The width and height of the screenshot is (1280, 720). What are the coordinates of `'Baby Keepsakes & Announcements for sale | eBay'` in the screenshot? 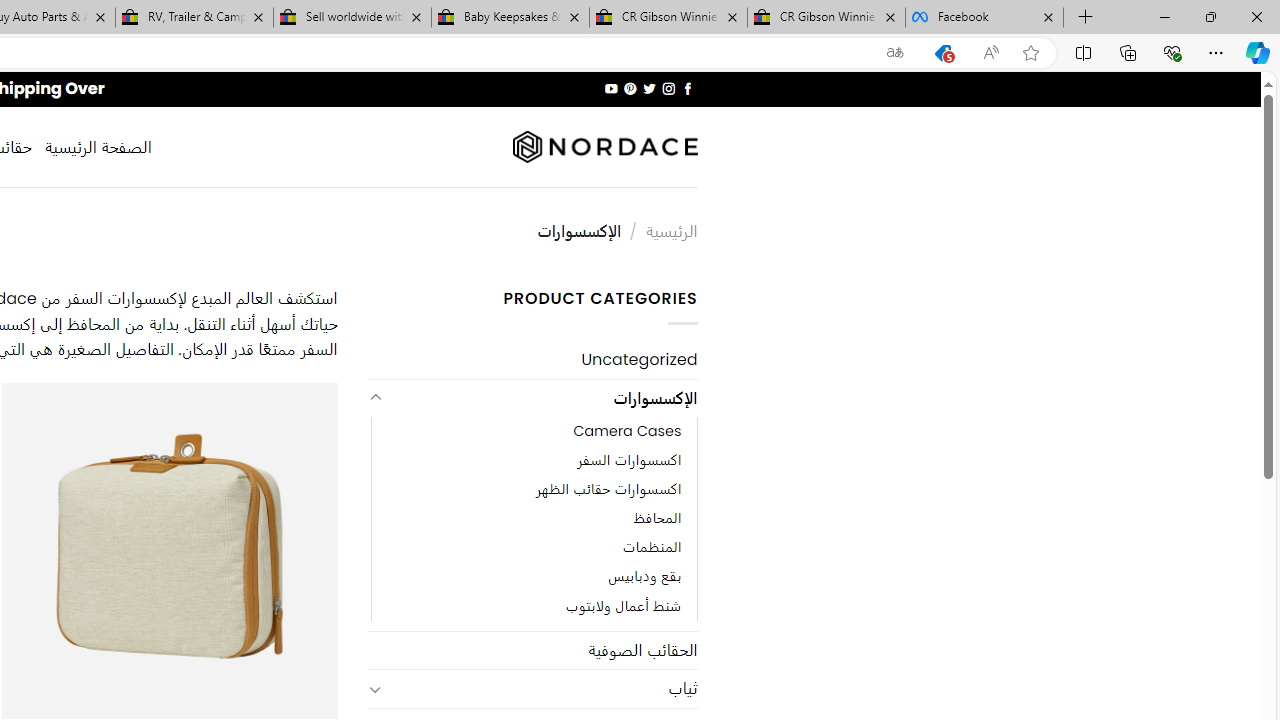 It's located at (510, 17).